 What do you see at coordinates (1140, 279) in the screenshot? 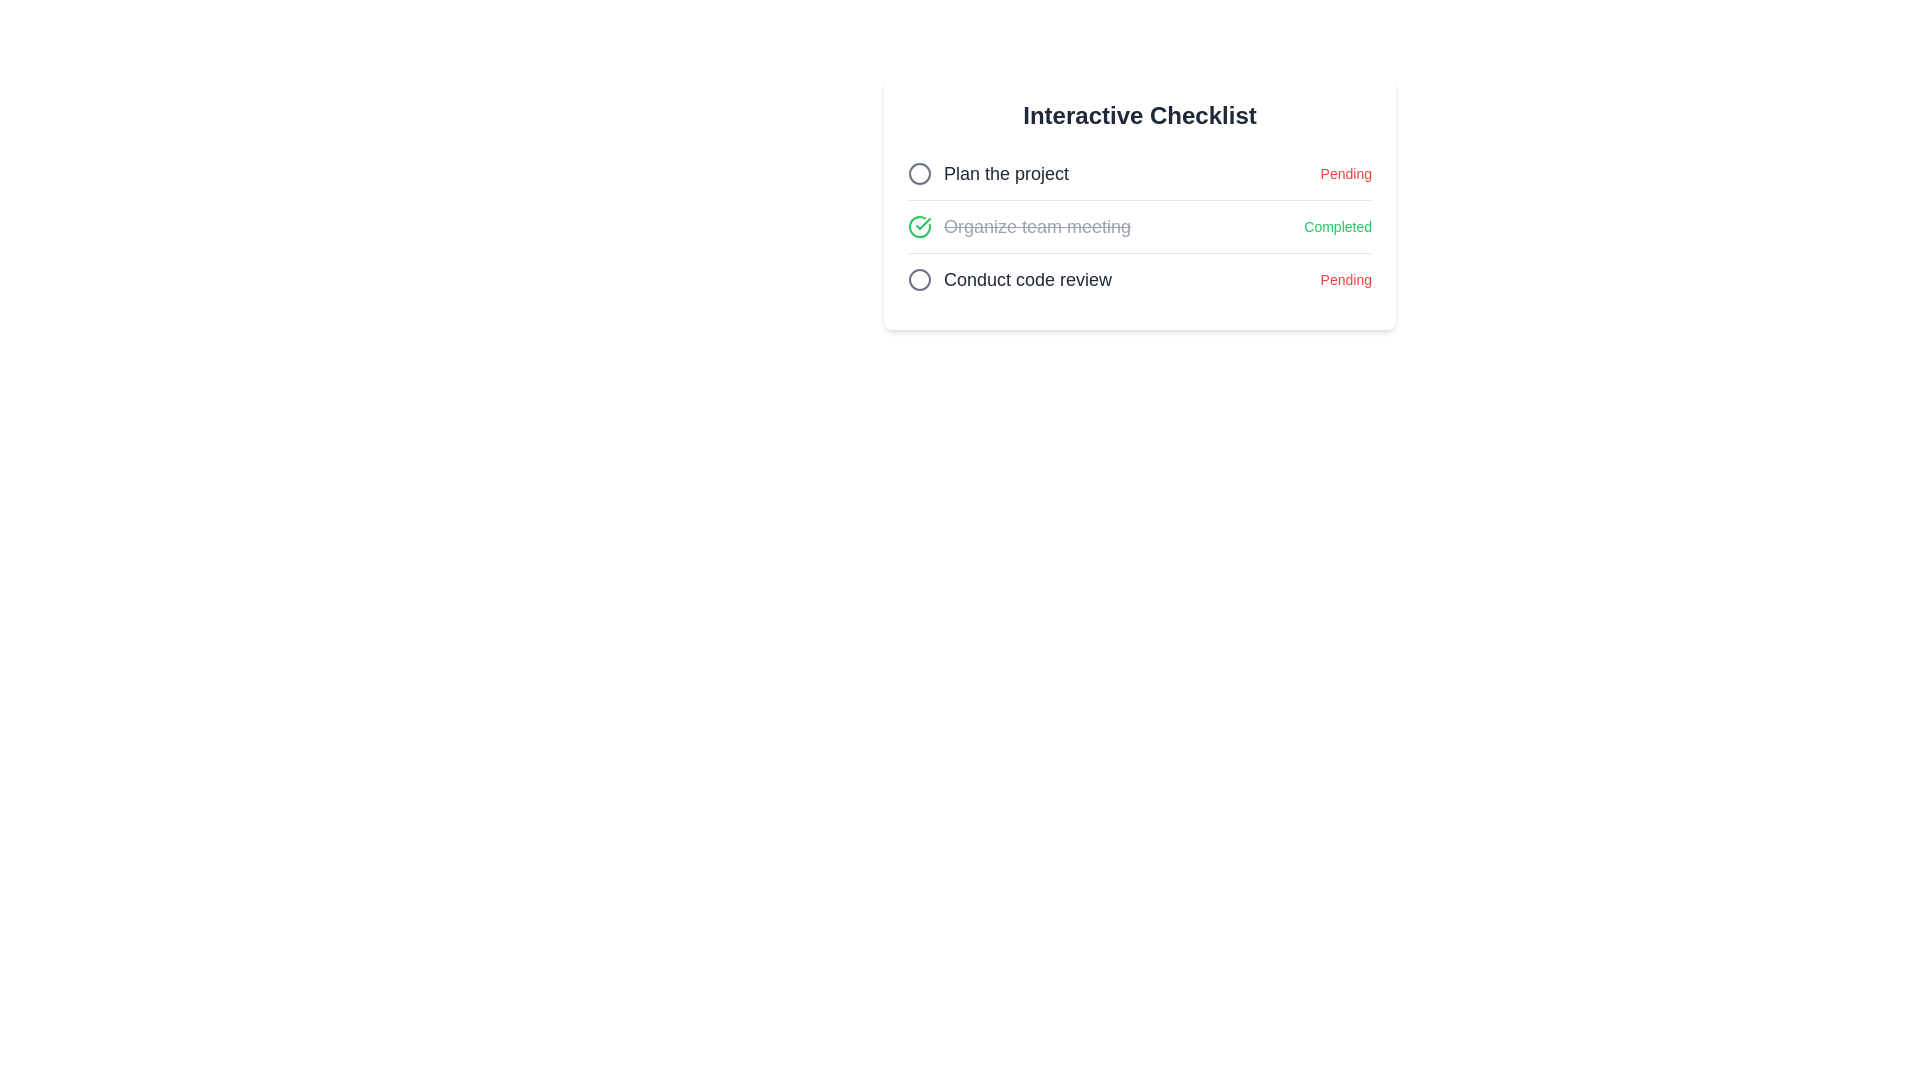
I see `the third list item in the checklist that allows users` at bounding box center [1140, 279].